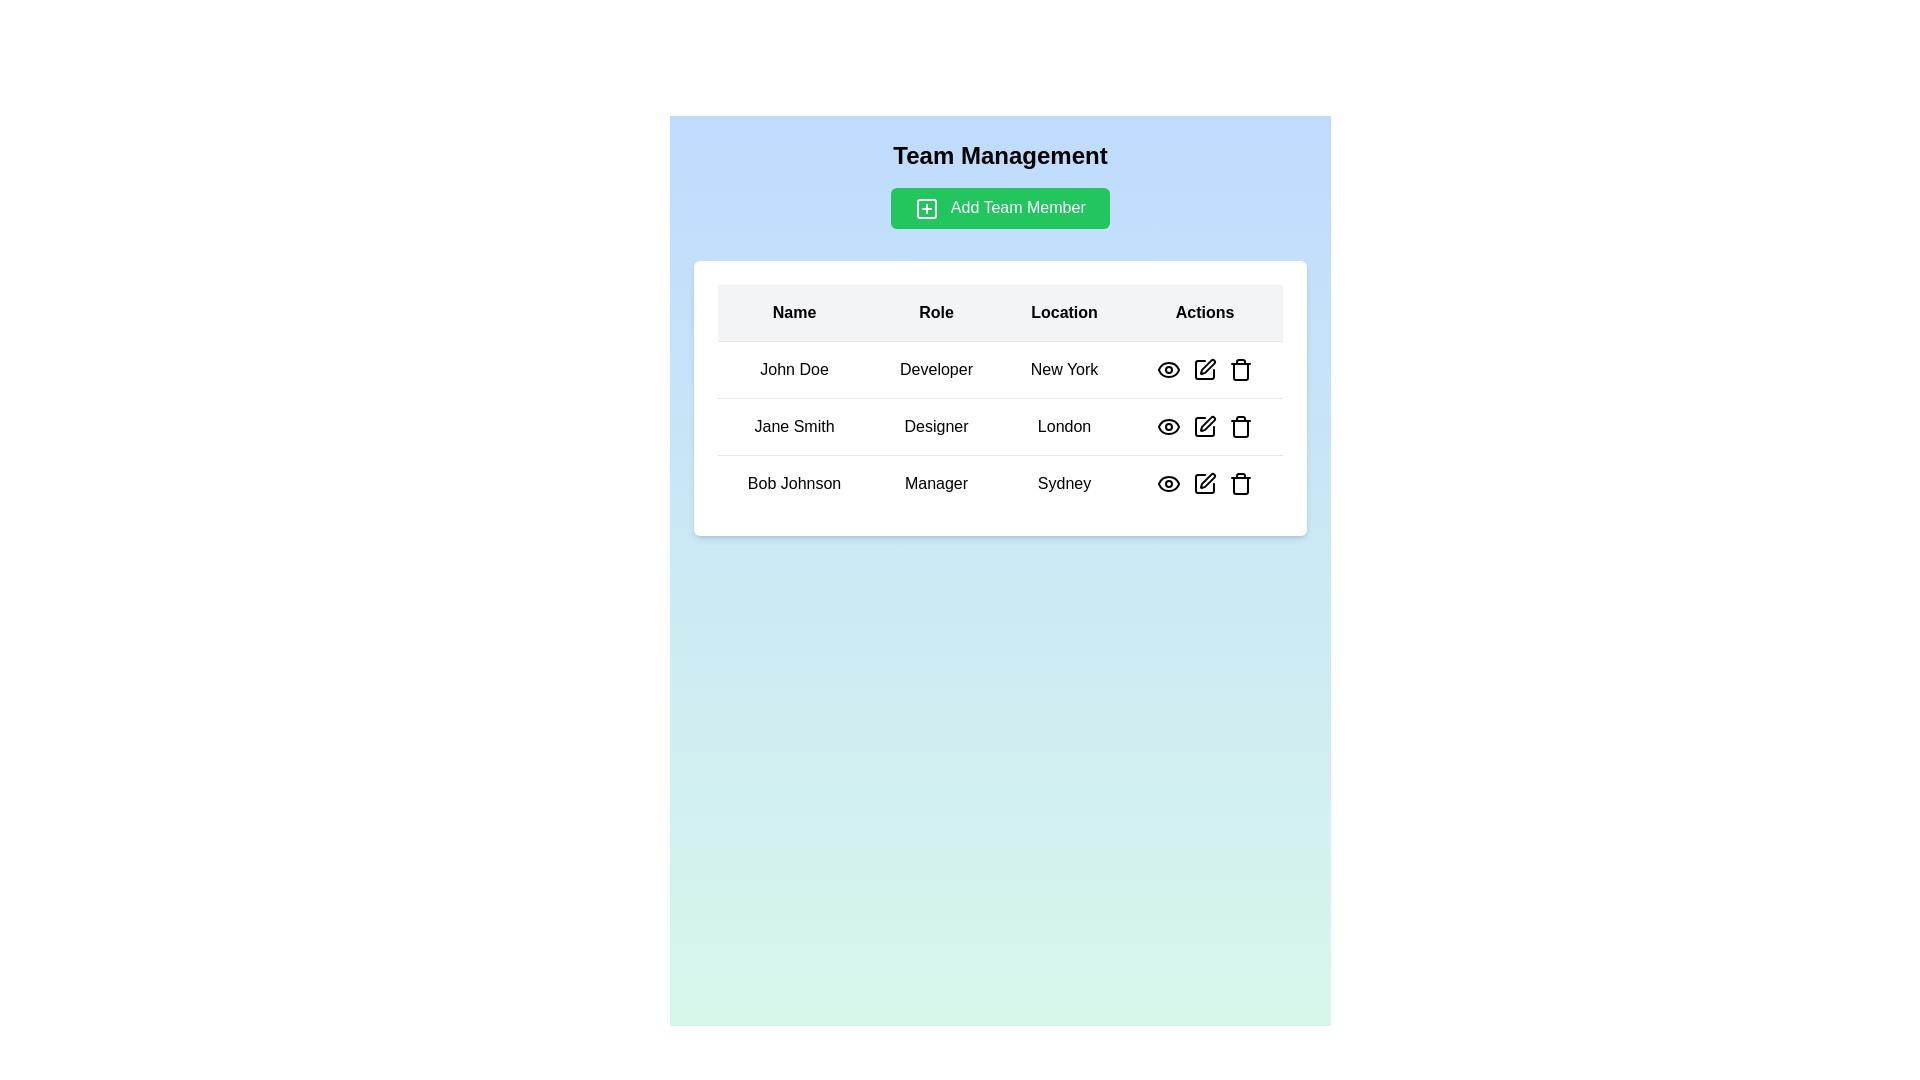 This screenshot has width=1920, height=1080. Describe the element at coordinates (1063, 369) in the screenshot. I see `the 'New York' text label in the 'Location' column for the row corresponding to 'John Doe' for potential interactions` at that location.